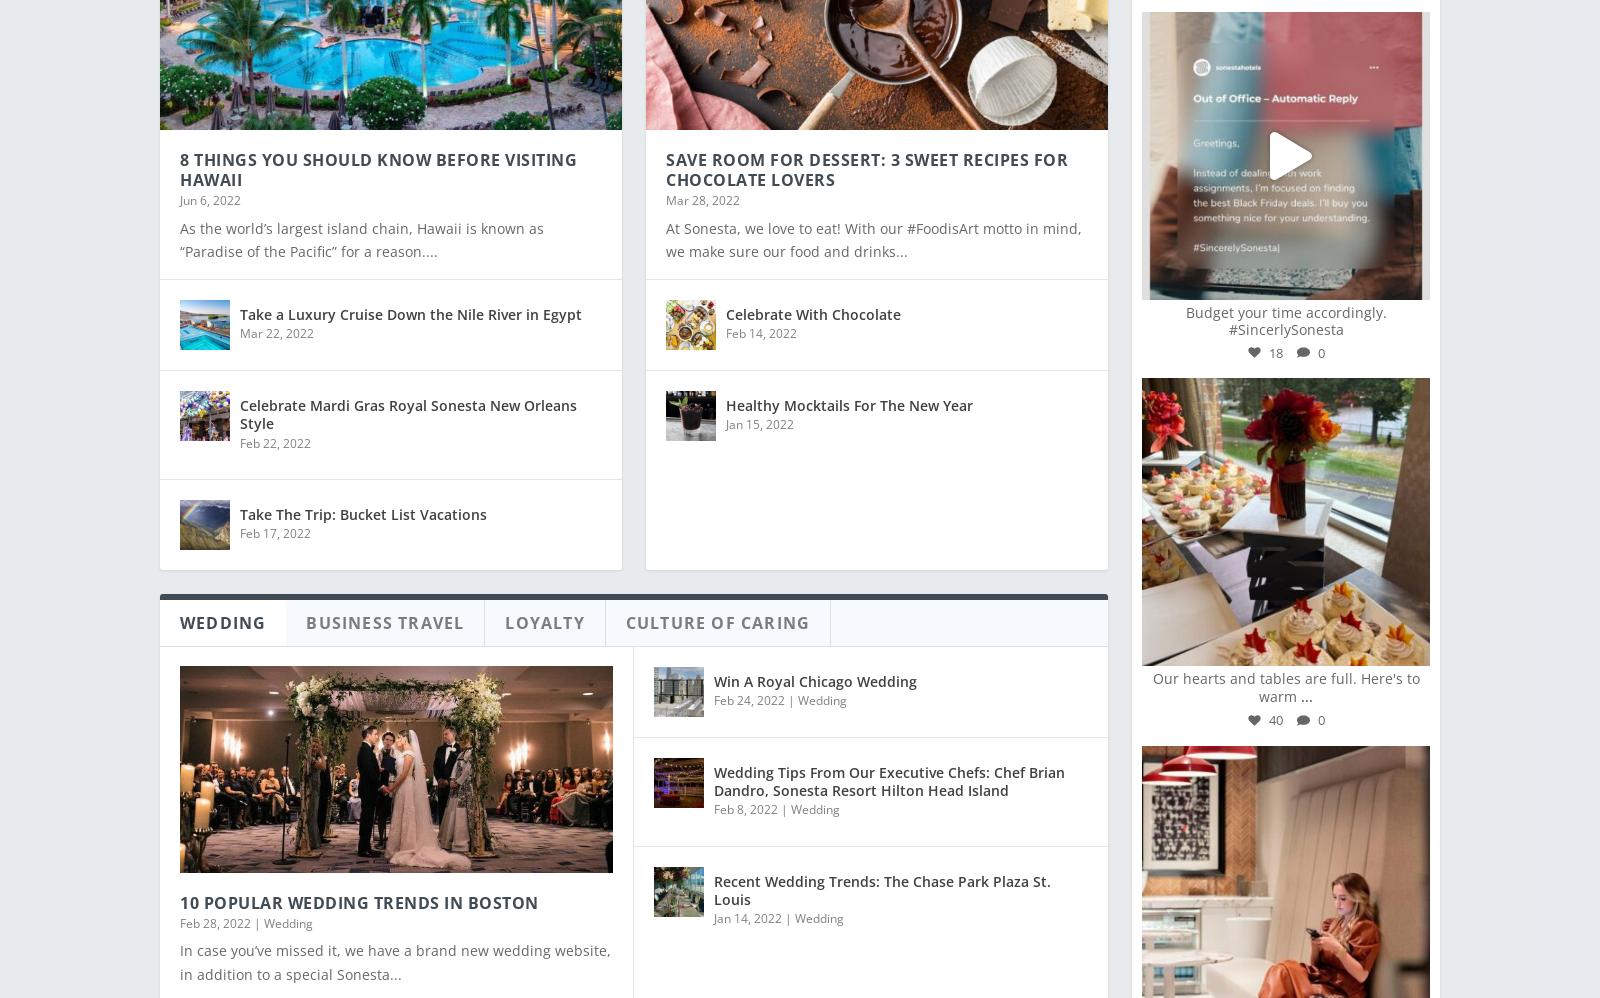 This screenshot has width=1600, height=998. What do you see at coordinates (179, 948) in the screenshot?
I see `'In case you’ve missed it, we have a brand new wedding website, in addition to a special Sonesta...'` at bounding box center [179, 948].